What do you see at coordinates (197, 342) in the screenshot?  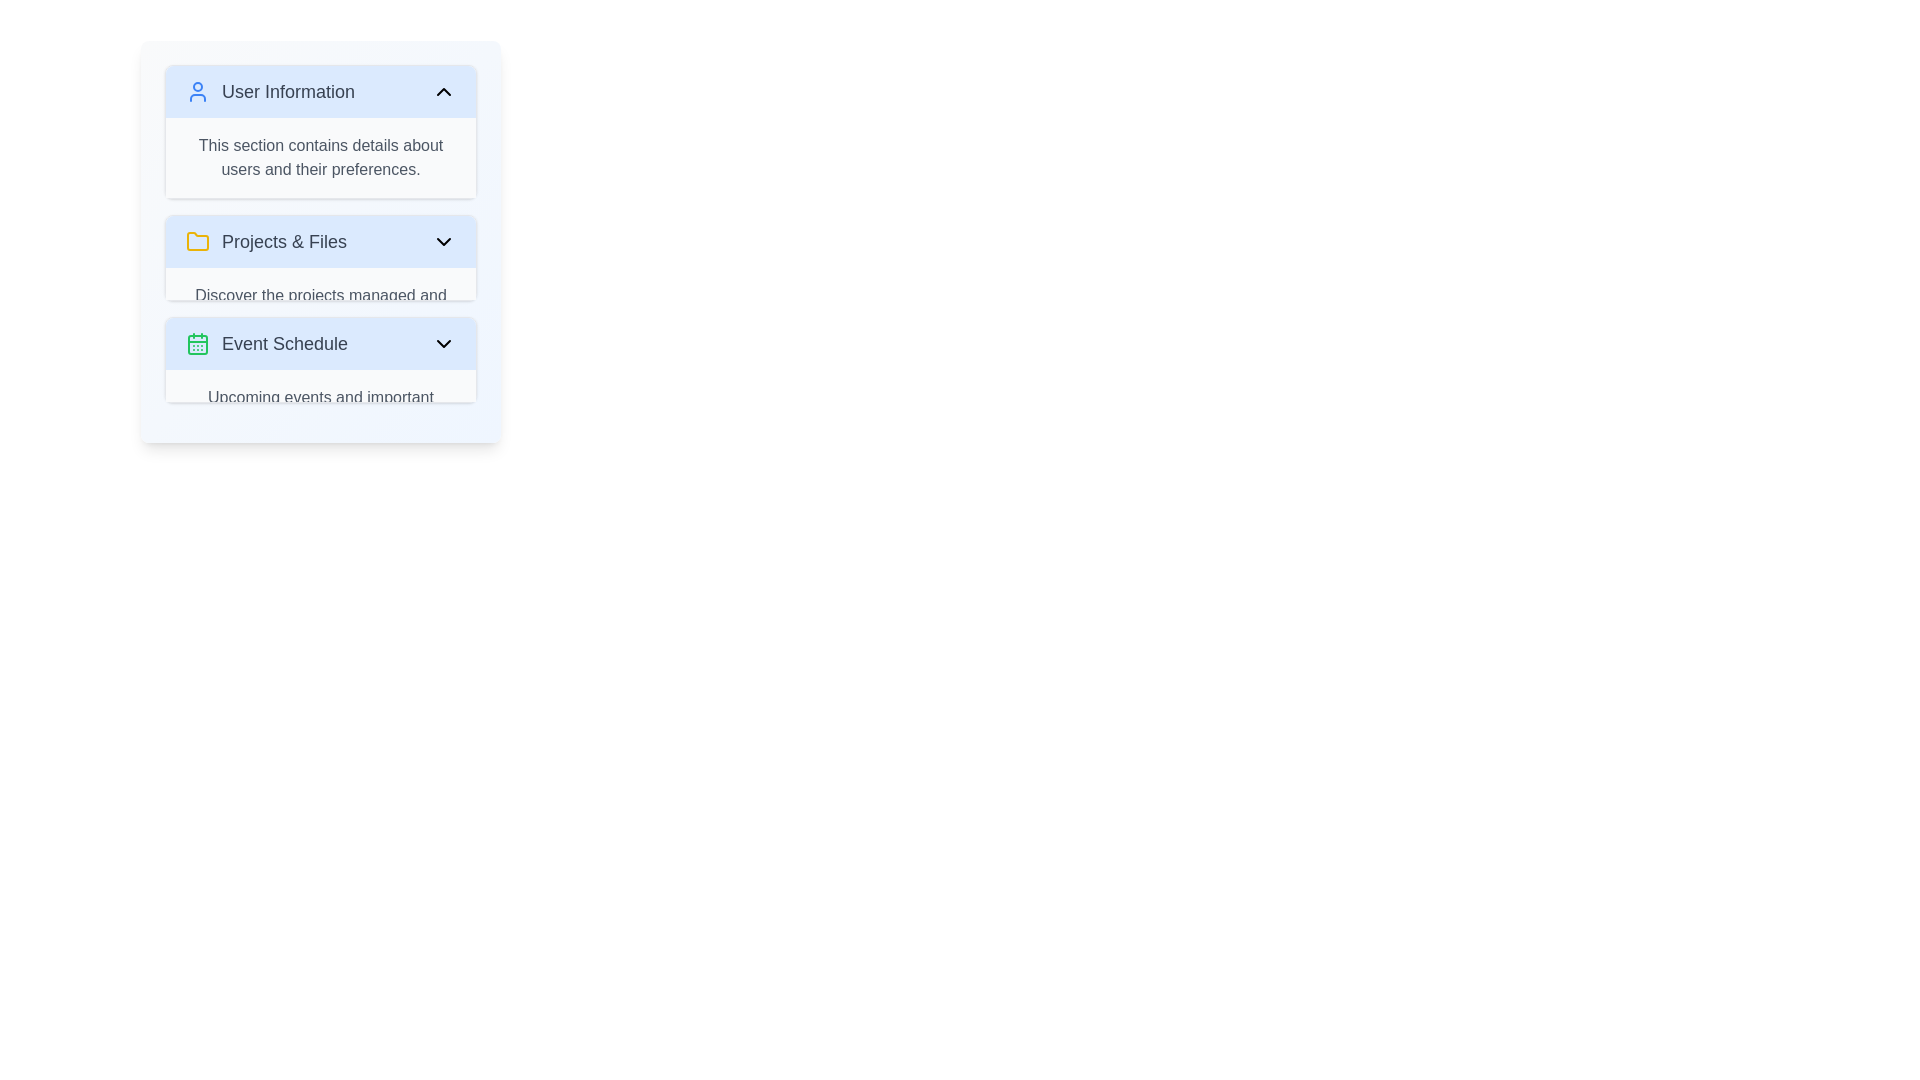 I see `the green outlined calendar icon located next to the 'Event Schedule' text in the third section of the list` at bounding box center [197, 342].